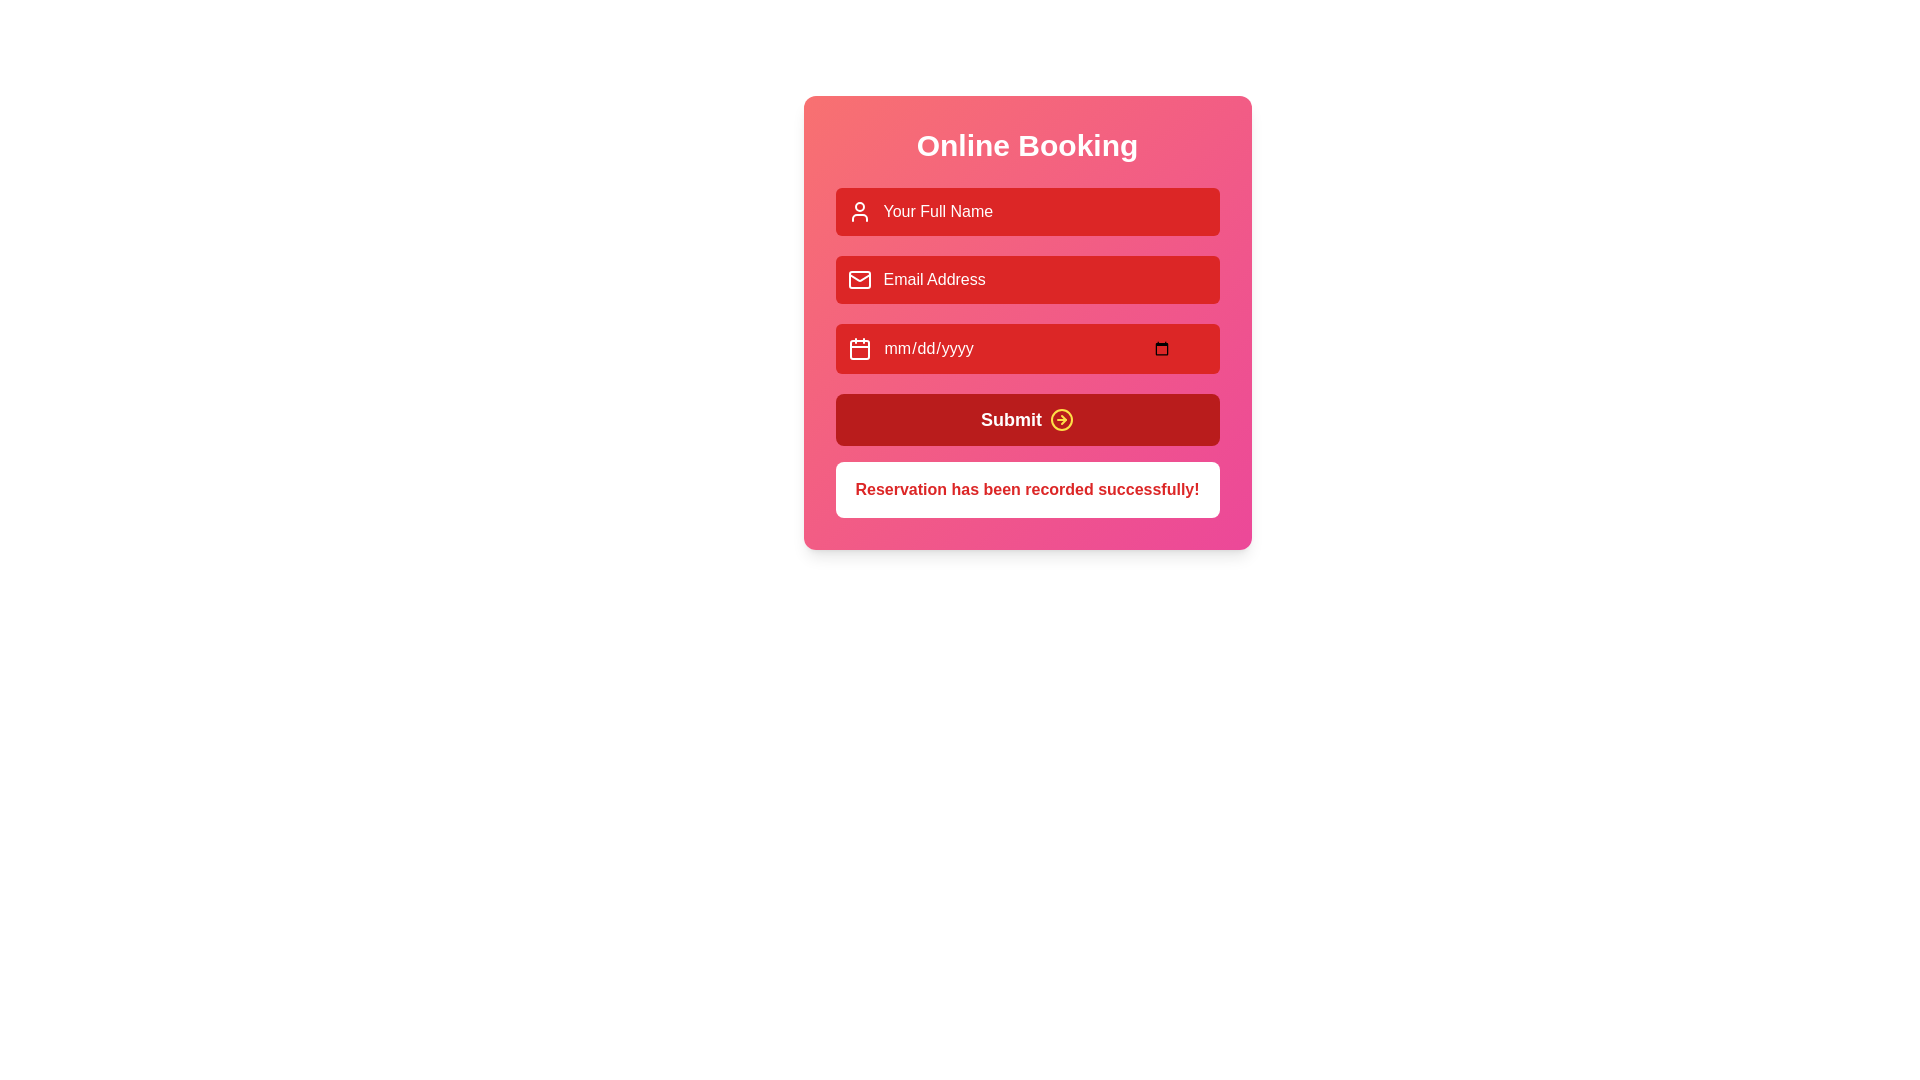 The width and height of the screenshot is (1920, 1080). Describe the element at coordinates (859, 212) in the screenshot. I see `the SVG user profile avatar icon located to the left of the 'Your Full Name' text field, which is styled in white against a red background` at that location.